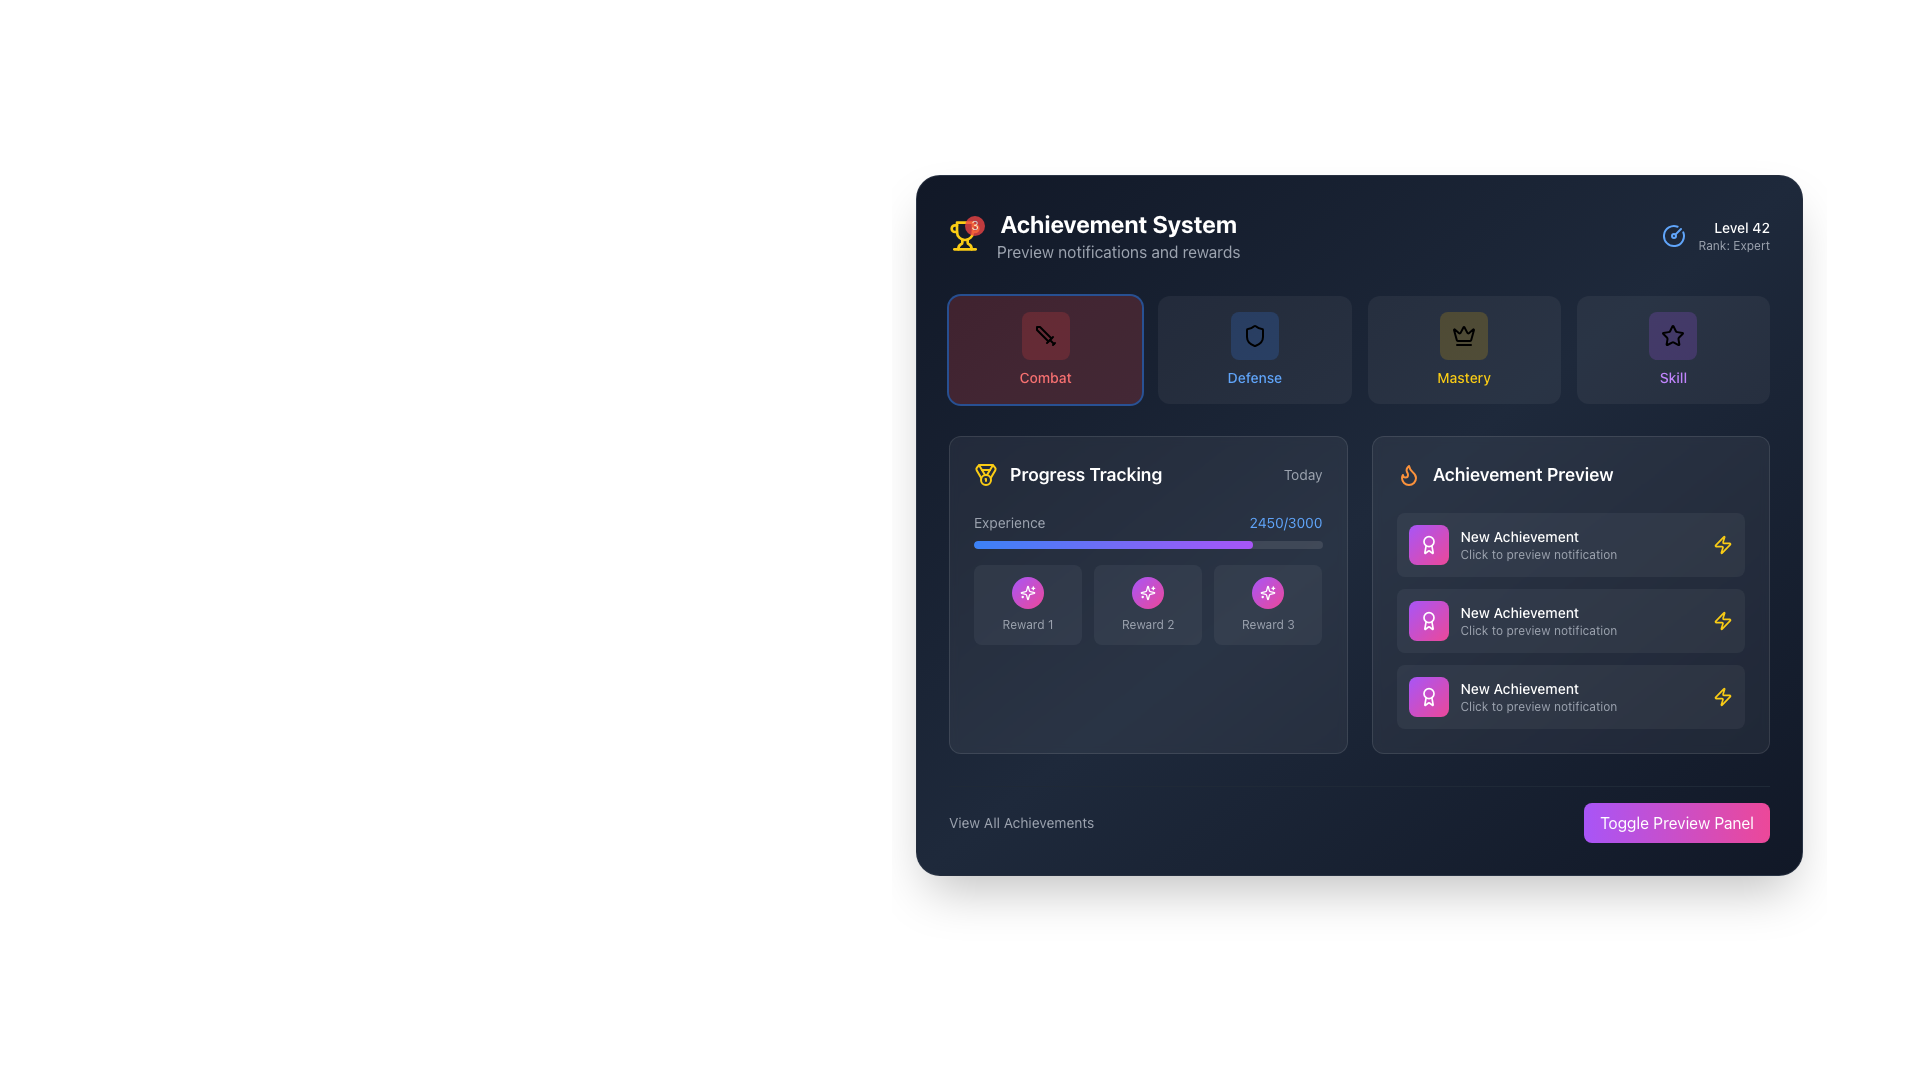 This screenshot has height=1080, width=1920. Describe the element at coordinates (1569, 474) in the screenshot. I see `the header labeled 'Achievement Preview' which features a bold white text and an orange flame icon, located at the top of the right panel` at that location.